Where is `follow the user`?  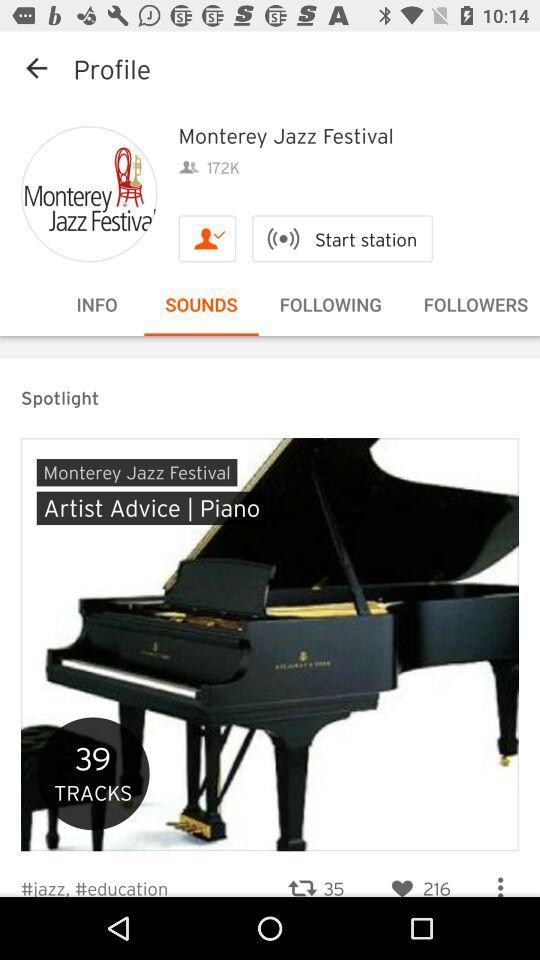 follow the user is located at coordinates (206, 238).